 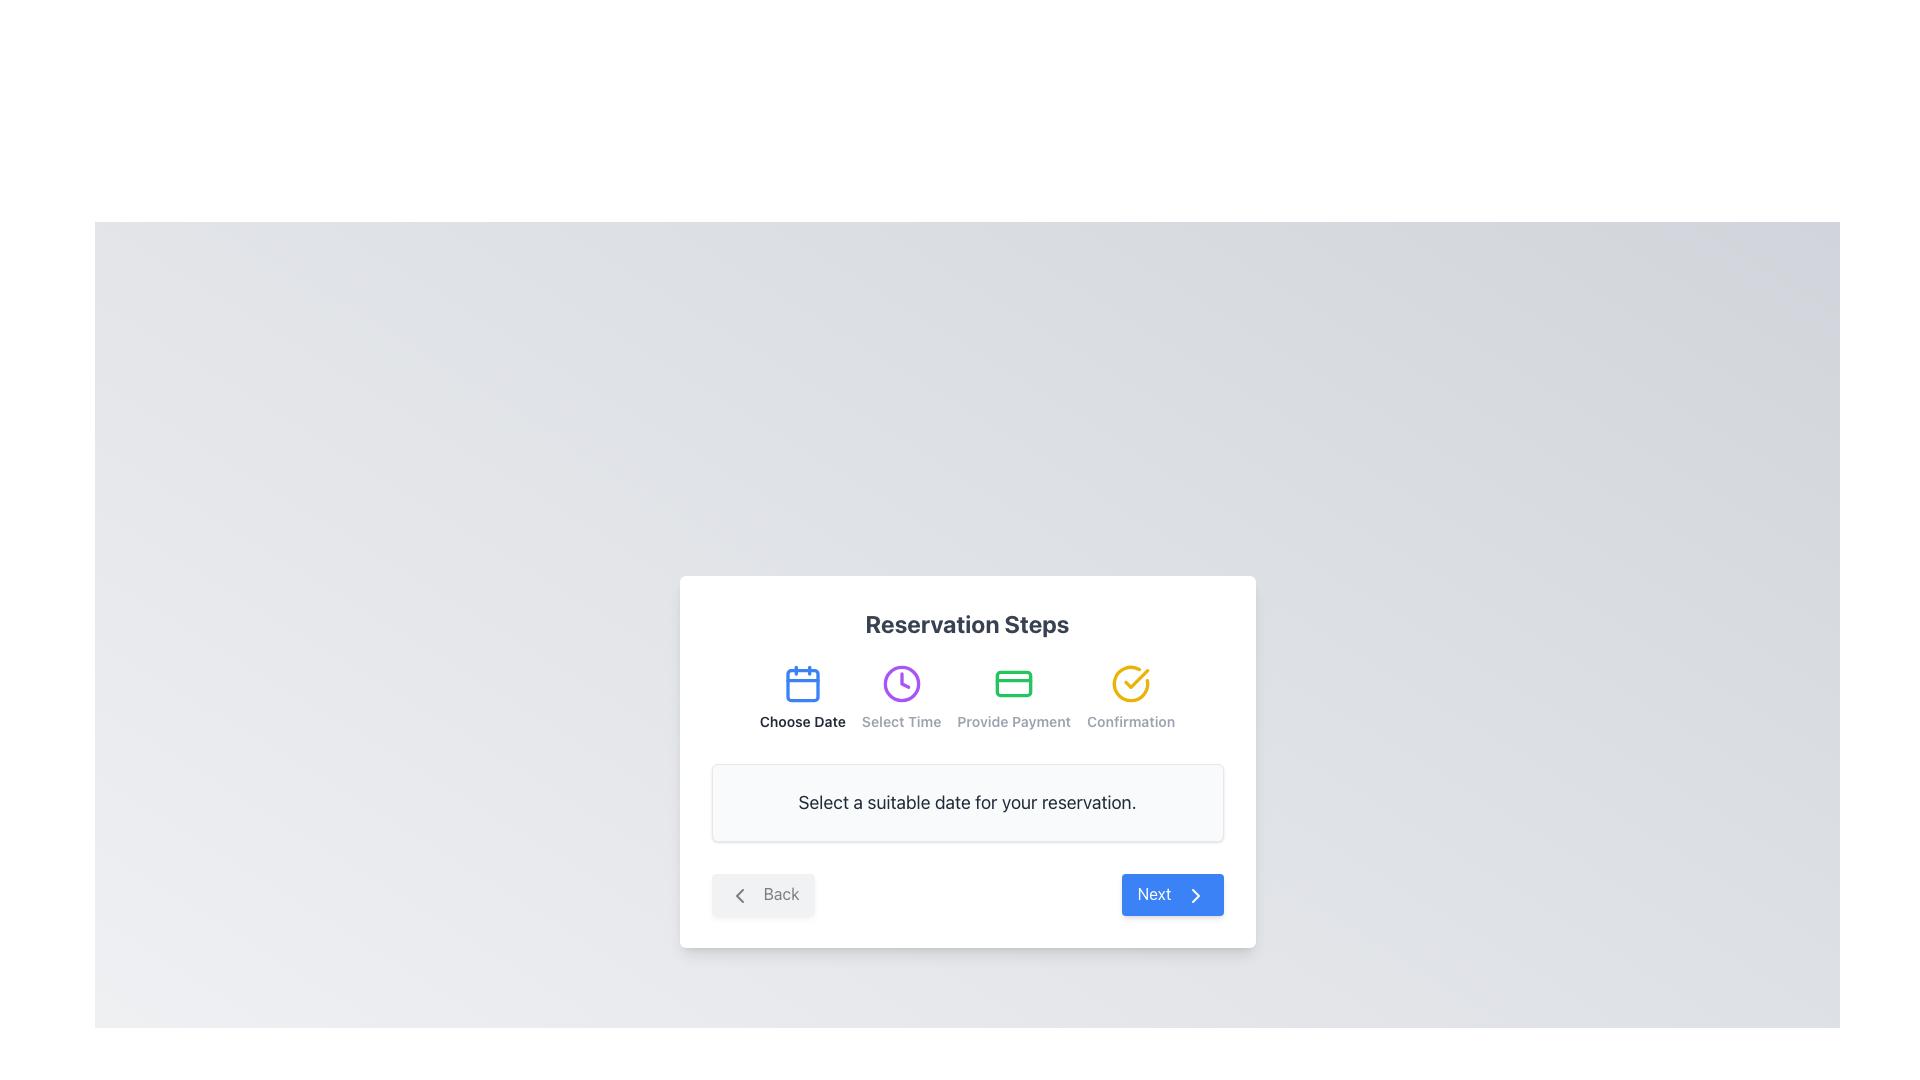 I want to click on the Label with an icon indicating the current step in the reservation process to choose a date, located in the middle-left area of the step navigation row, so click(x=802, y=697).